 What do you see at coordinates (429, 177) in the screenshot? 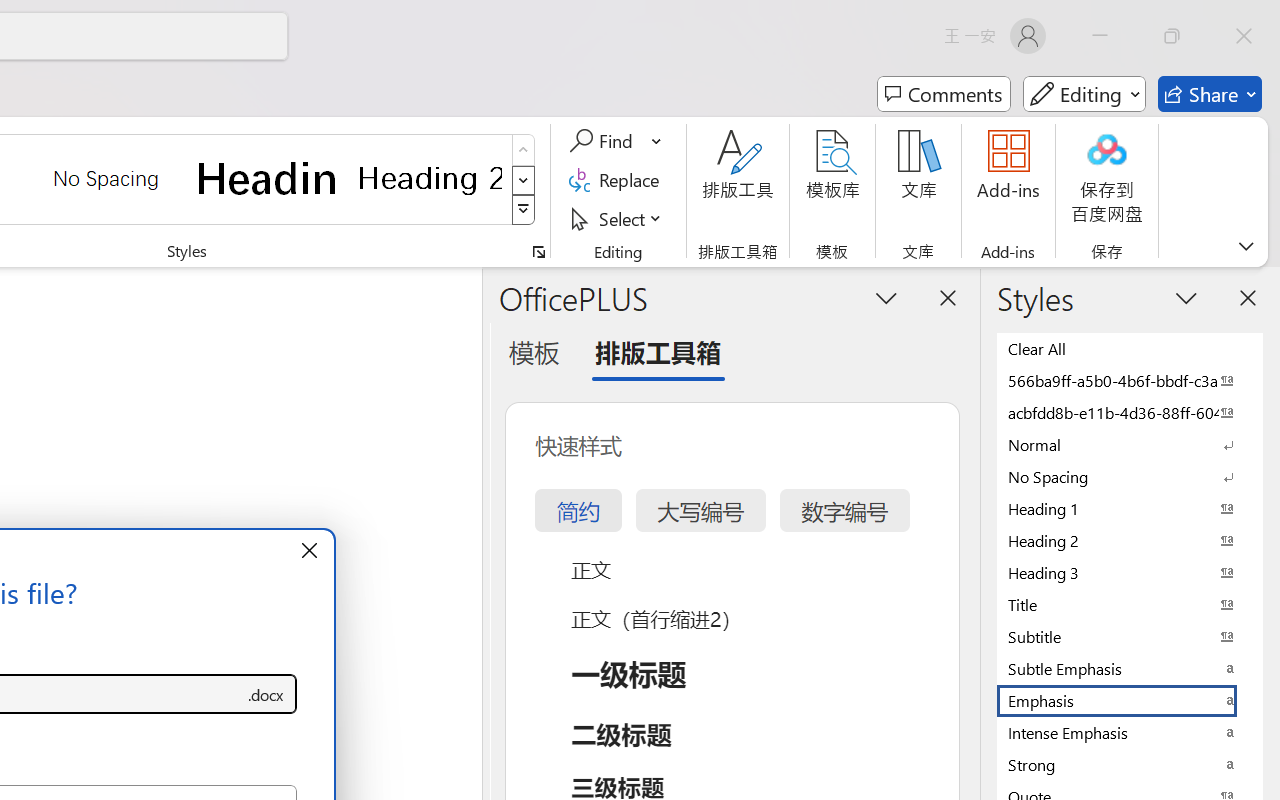
I see `'Heading 2'` at bounding box center [429, 177].